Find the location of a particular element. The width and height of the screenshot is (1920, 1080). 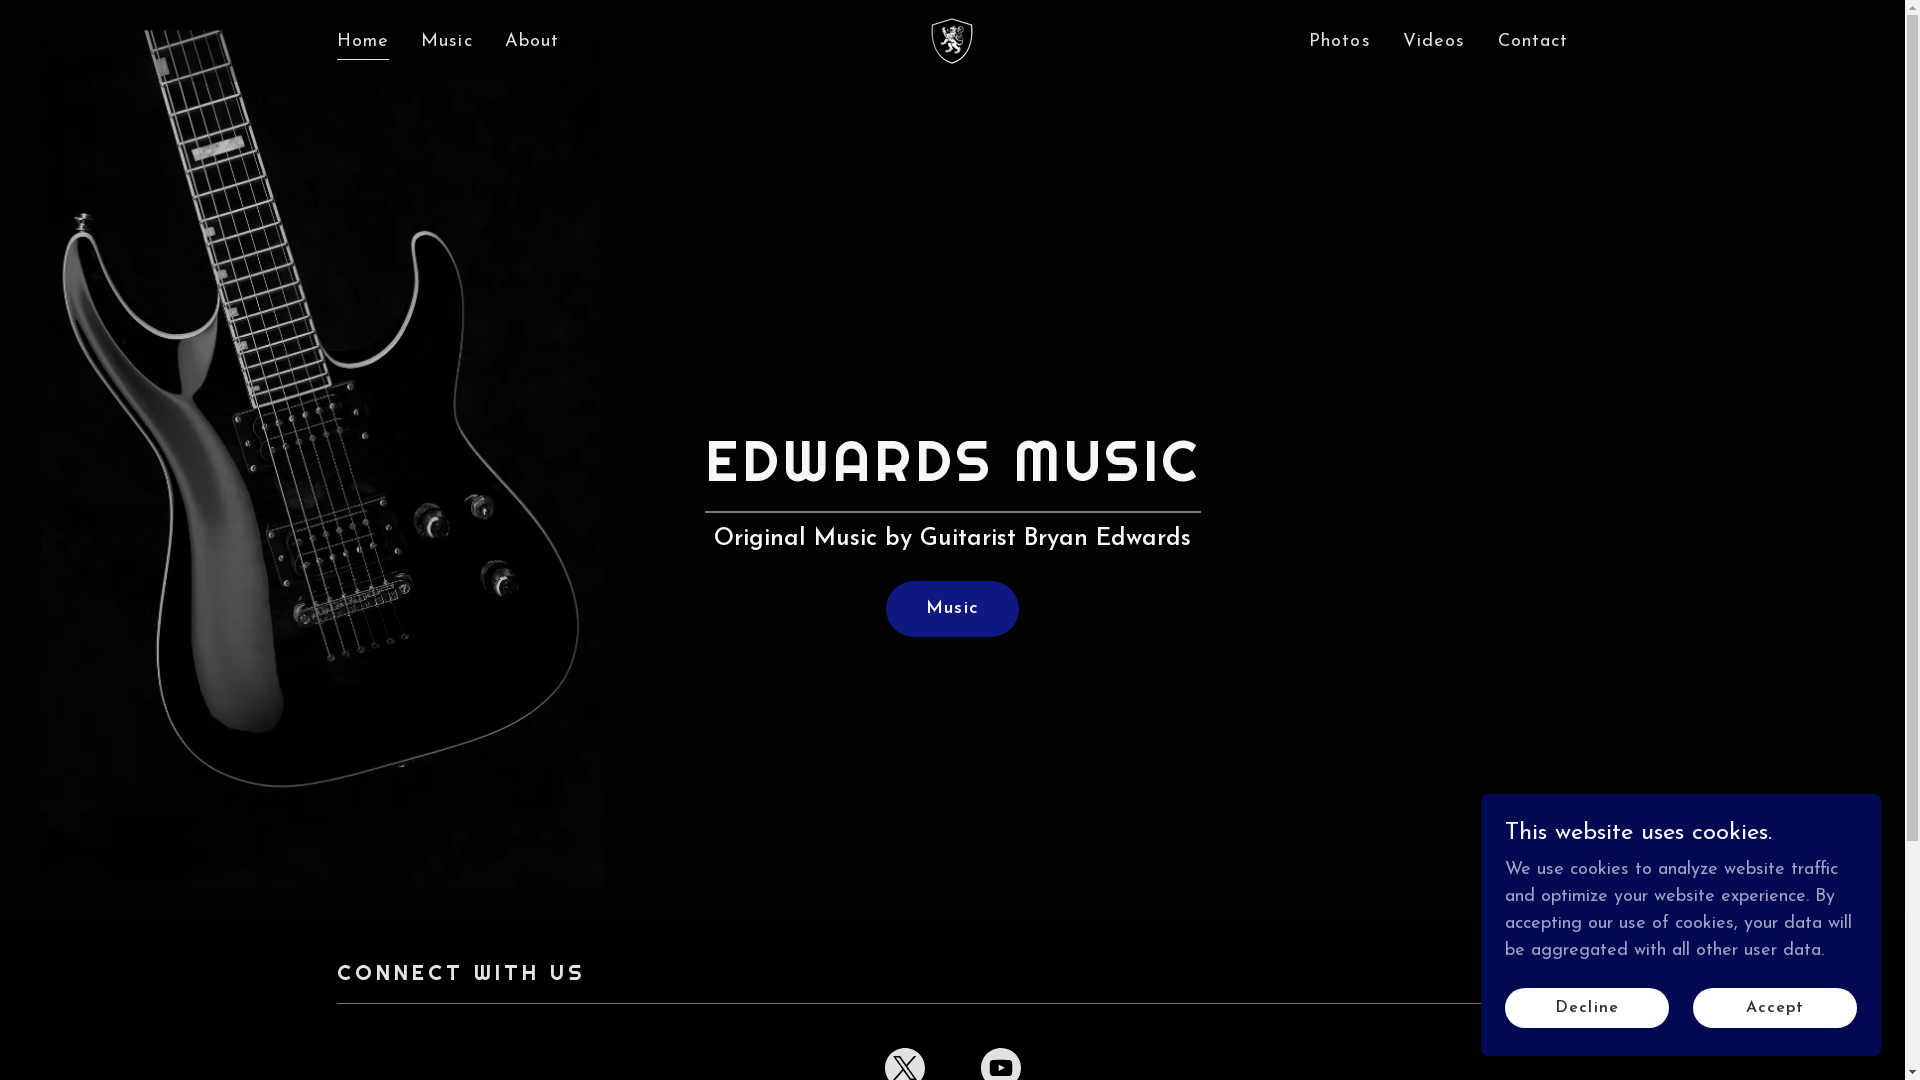

'Home' is located at coordinates (362, 43).